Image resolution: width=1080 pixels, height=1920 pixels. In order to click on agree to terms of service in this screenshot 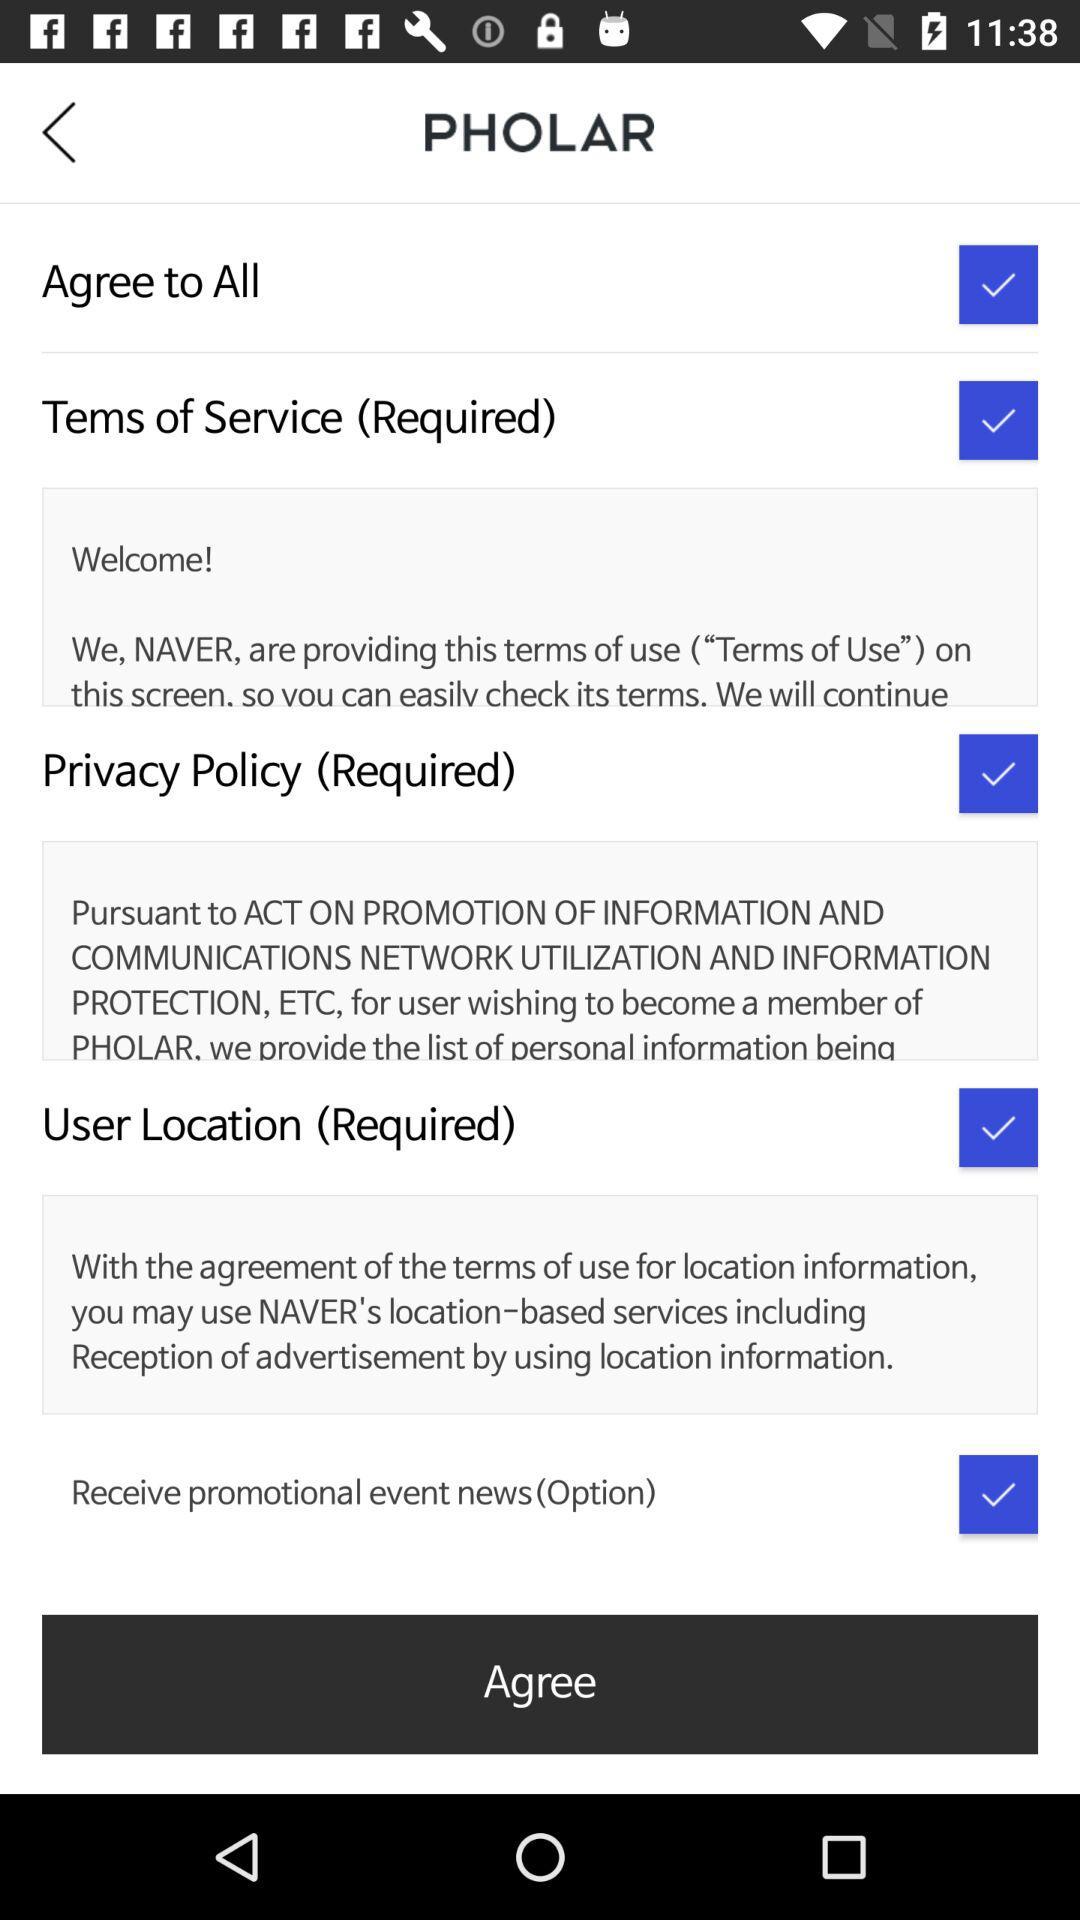, I will do `click(998, 419)`.